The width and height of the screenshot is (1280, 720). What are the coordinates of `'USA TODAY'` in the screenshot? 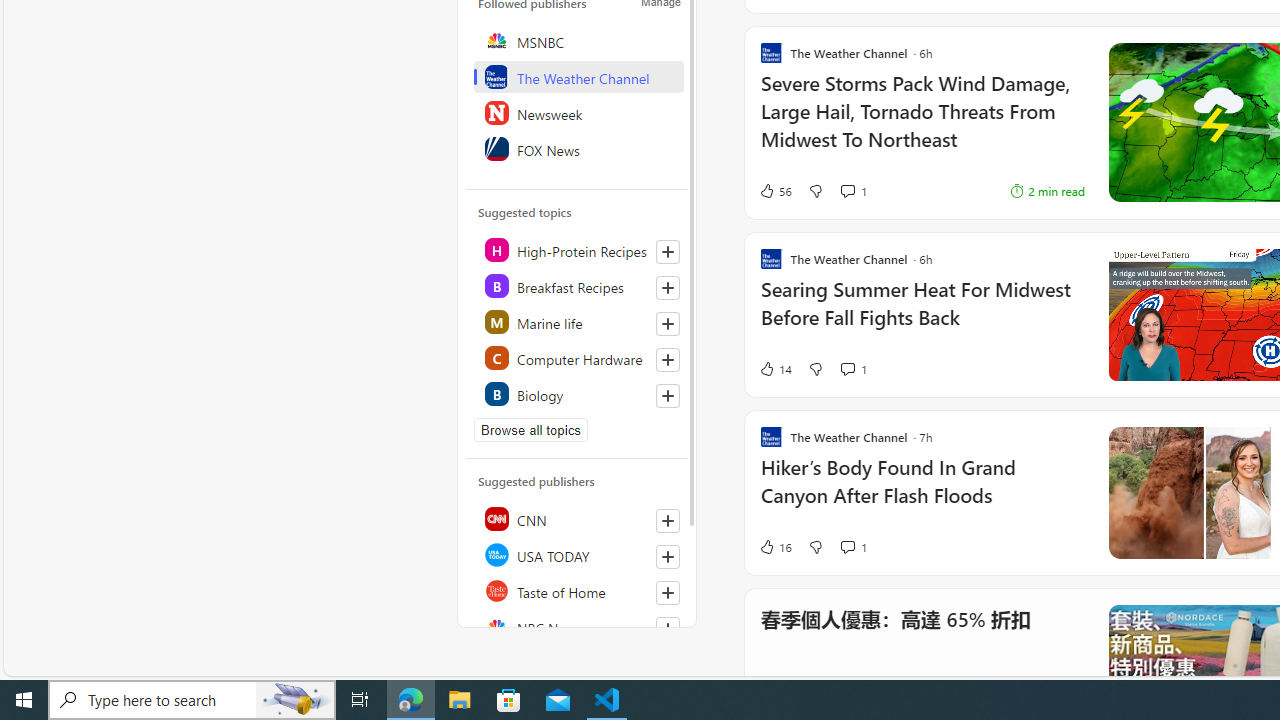 It's located at (577, 555).